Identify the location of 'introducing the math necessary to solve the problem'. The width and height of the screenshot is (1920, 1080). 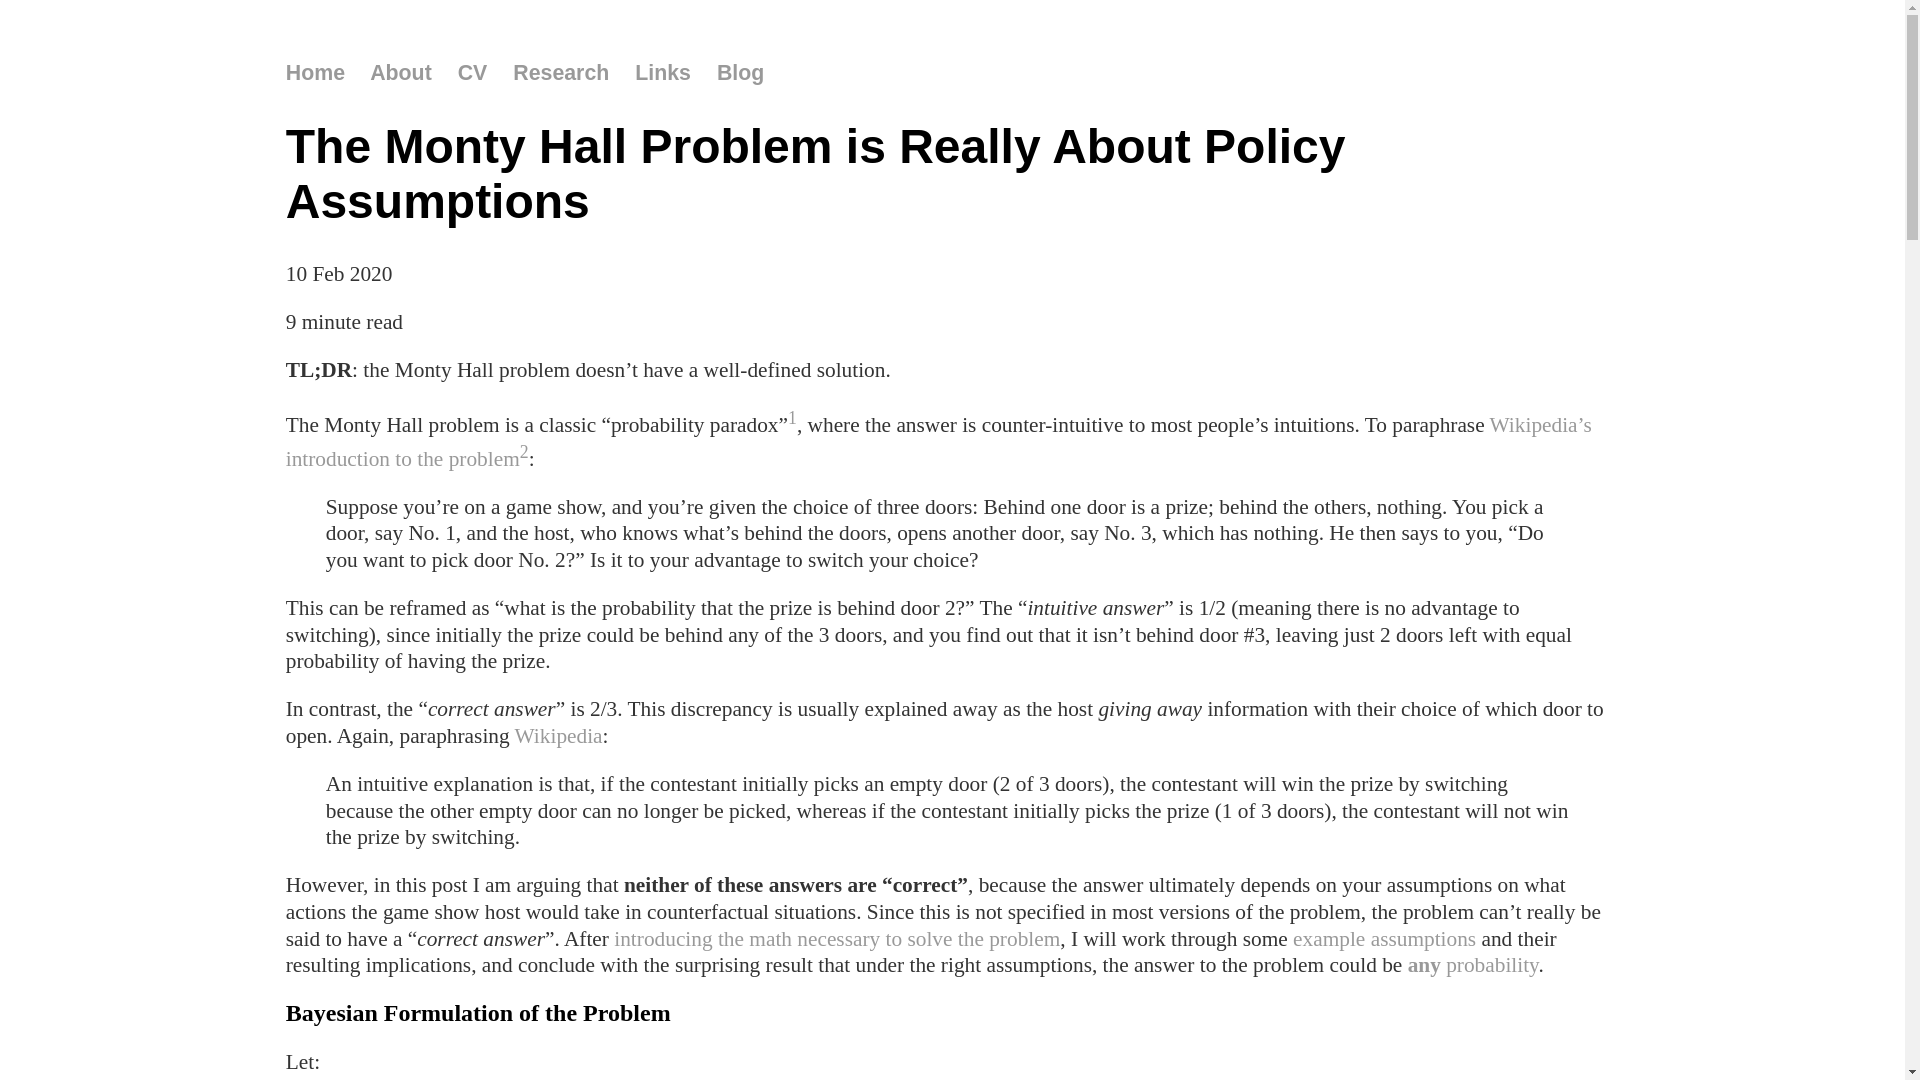
(836, 938).